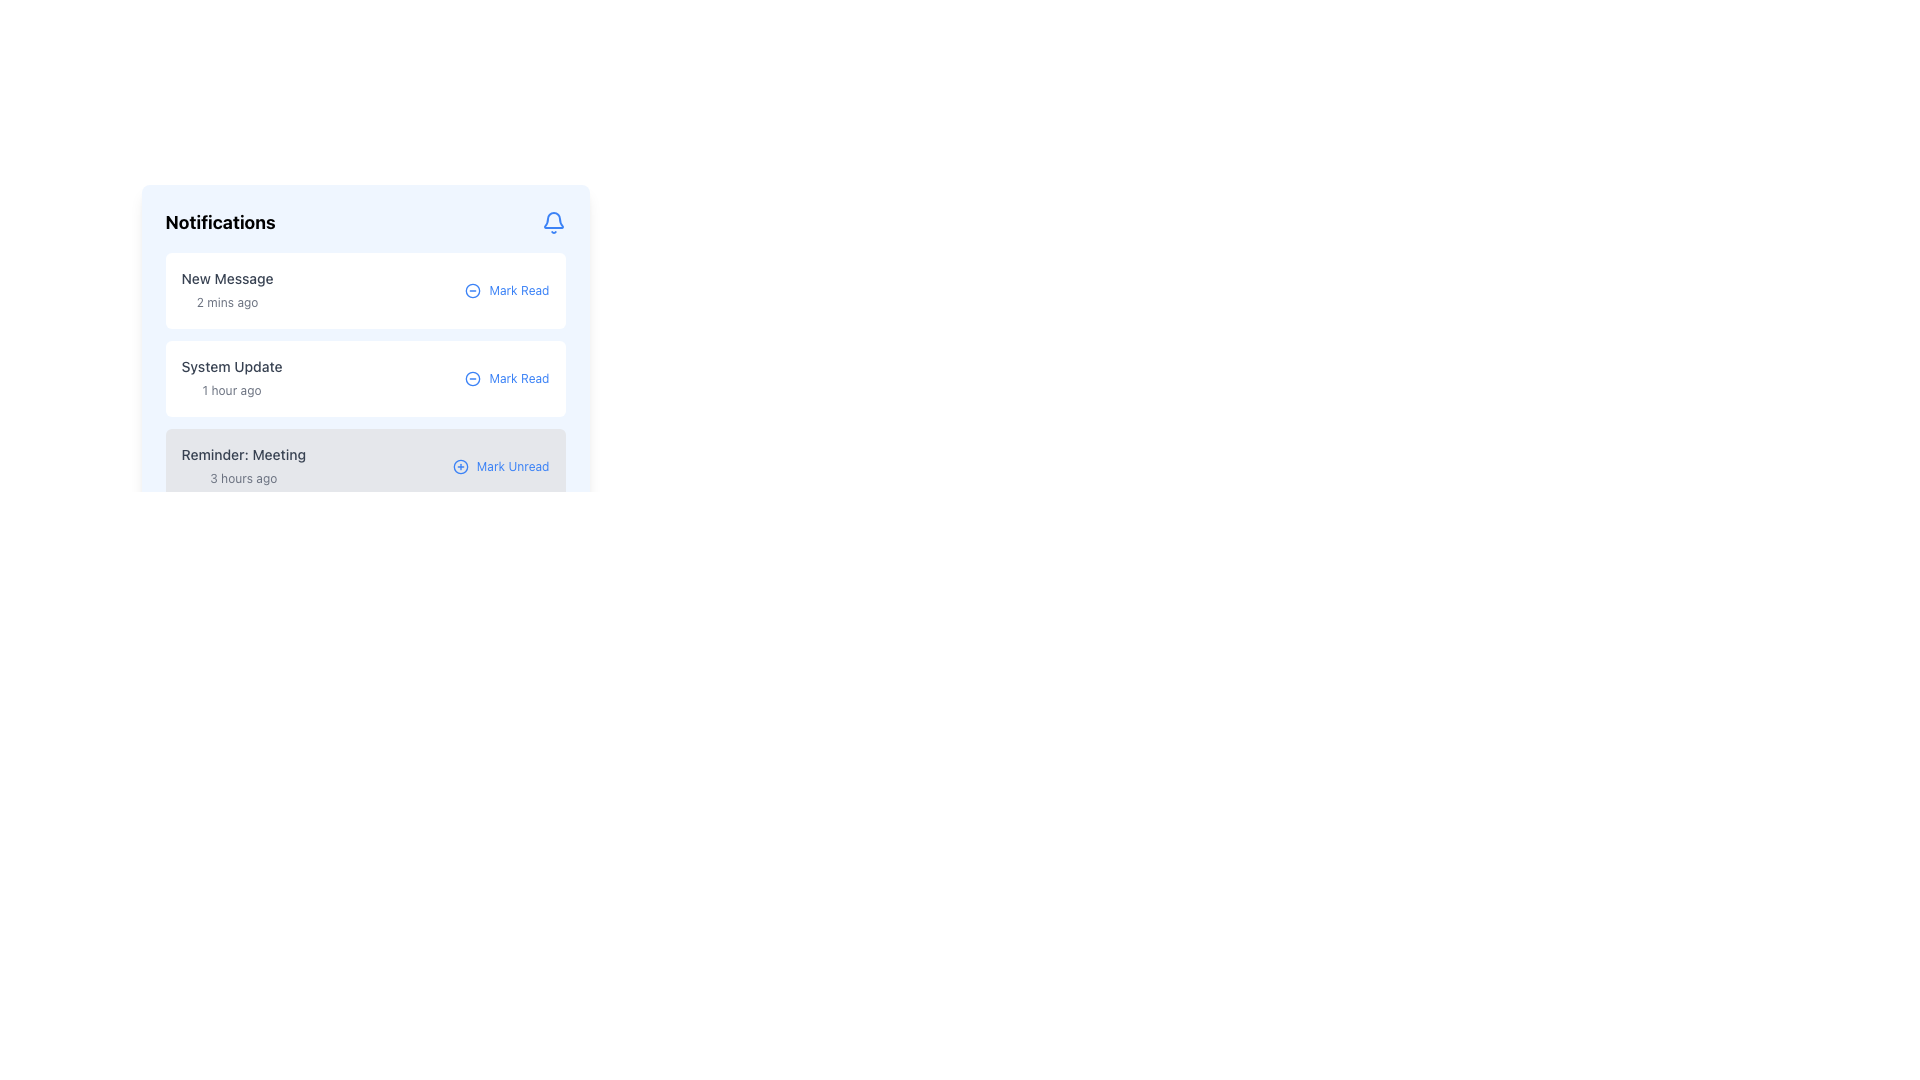 Image resolution: width=1920 pixels, height=1080 pixels. I want to click on the small light-gray text label '2 mins ago' located in the first notification item, below 'New Message' and above the divider in the 'Notifications' panel, so click(227, 302).